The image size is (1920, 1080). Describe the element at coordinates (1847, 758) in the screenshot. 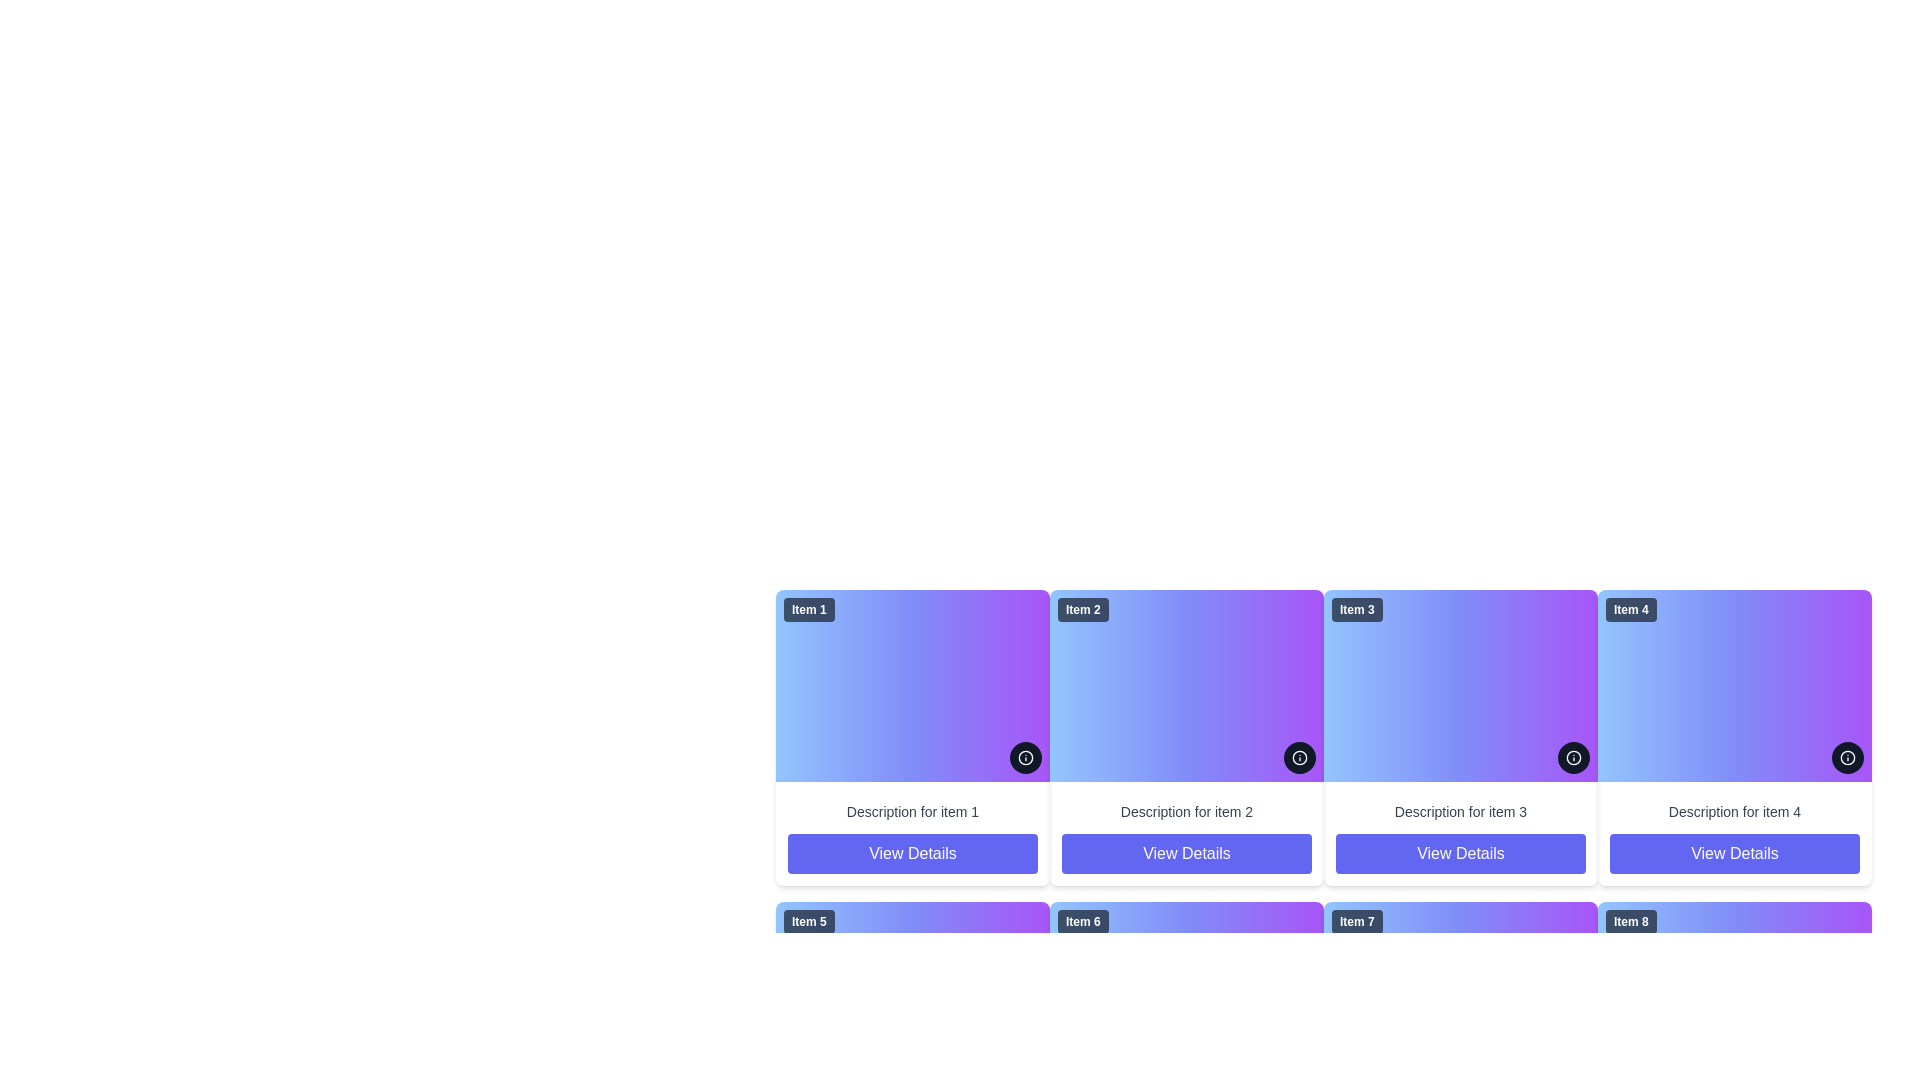

I see `the 'info' button located at the bottom-right of the card titled 'Item 4'` at that location.